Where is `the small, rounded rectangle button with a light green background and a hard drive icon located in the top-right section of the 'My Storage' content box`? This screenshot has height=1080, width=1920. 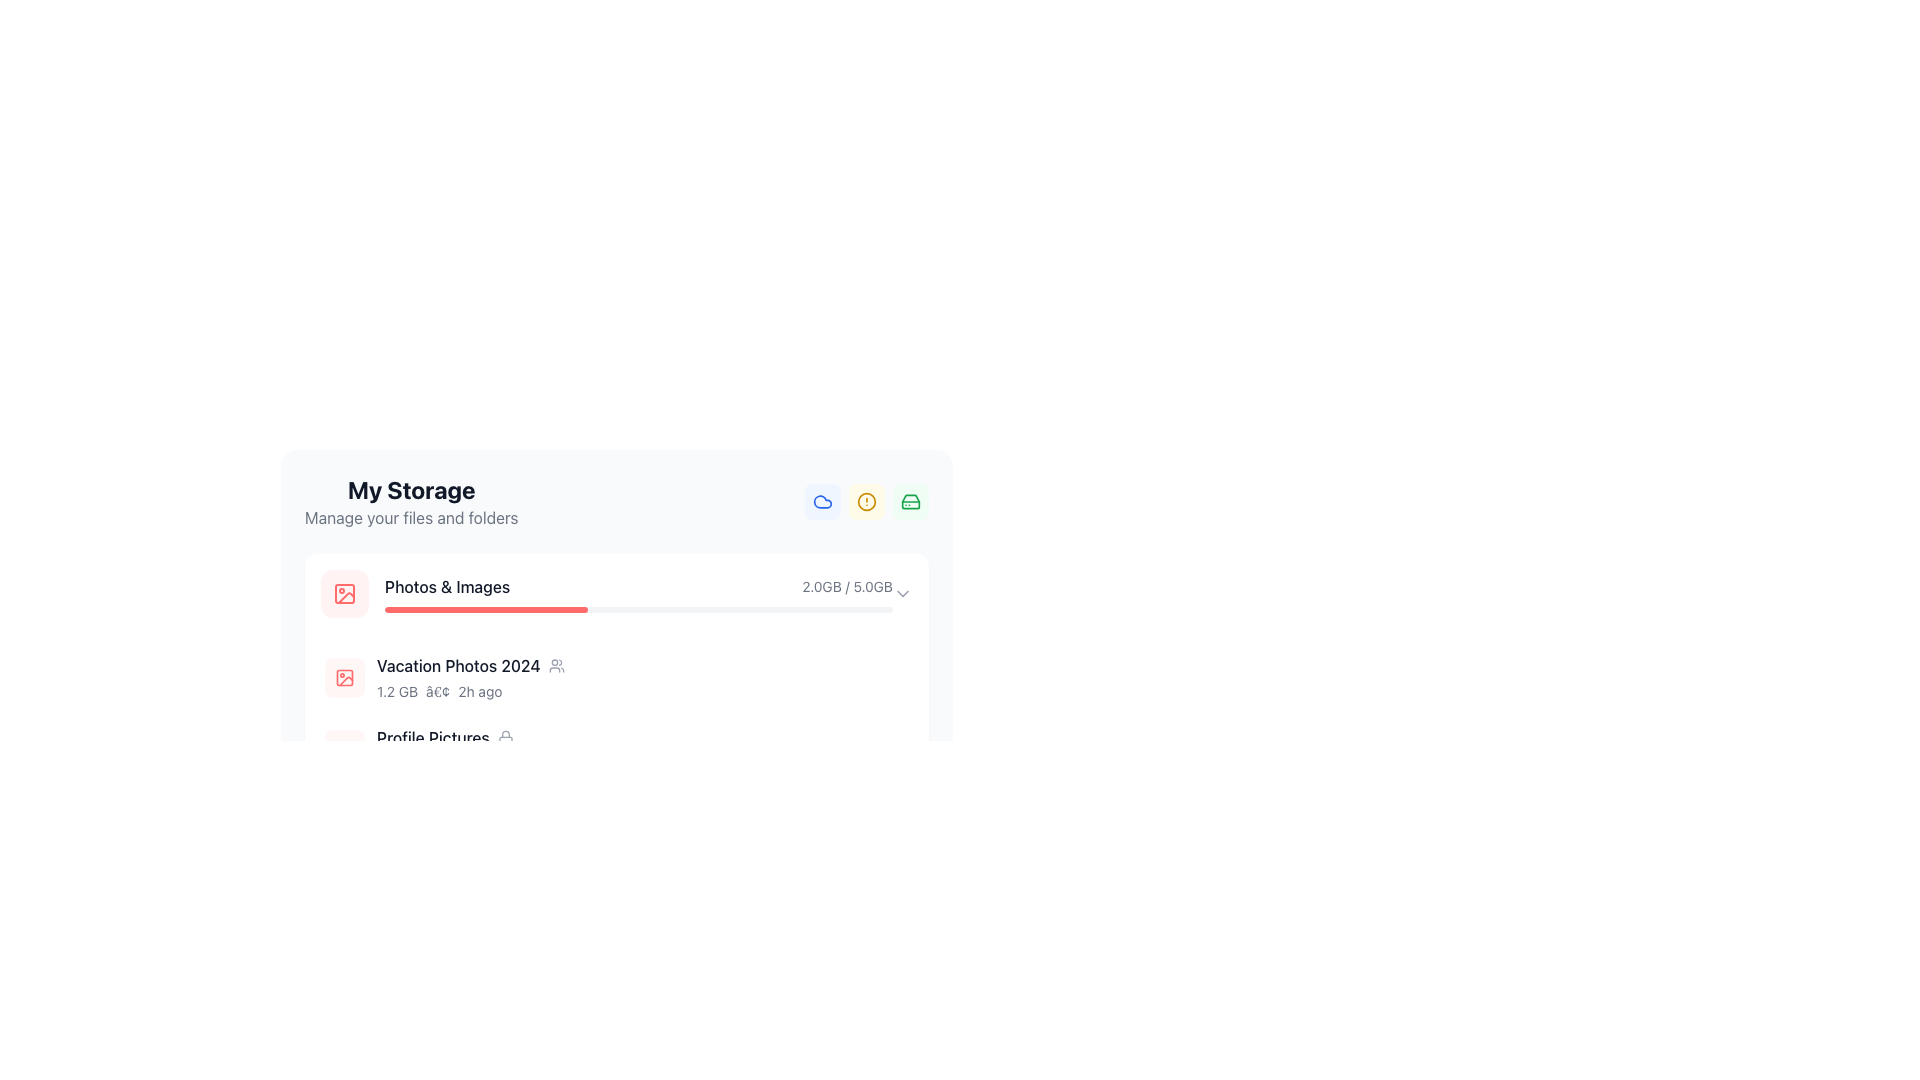 the small, rounded rectangle button with a light green background and a hard drive icon located in the top-right section of the 'My Storage' content box is located at coordinates (910, 500).